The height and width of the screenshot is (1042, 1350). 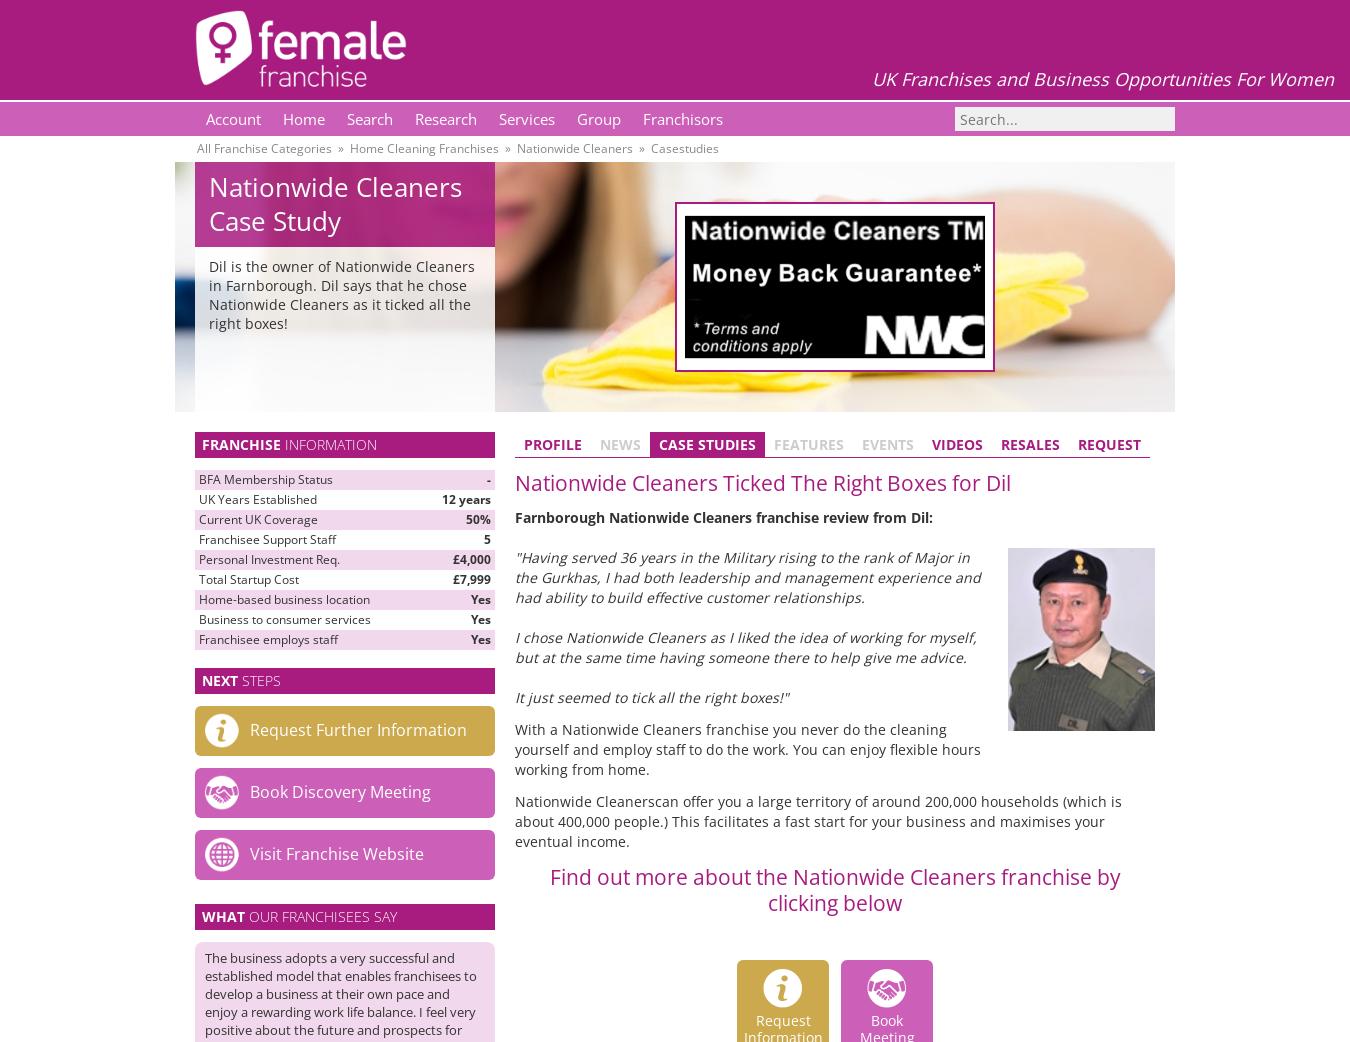 What do you see at coordinates (526, 118) in the screenshot?
I see `'Services'` at bounding box center [526, 118].